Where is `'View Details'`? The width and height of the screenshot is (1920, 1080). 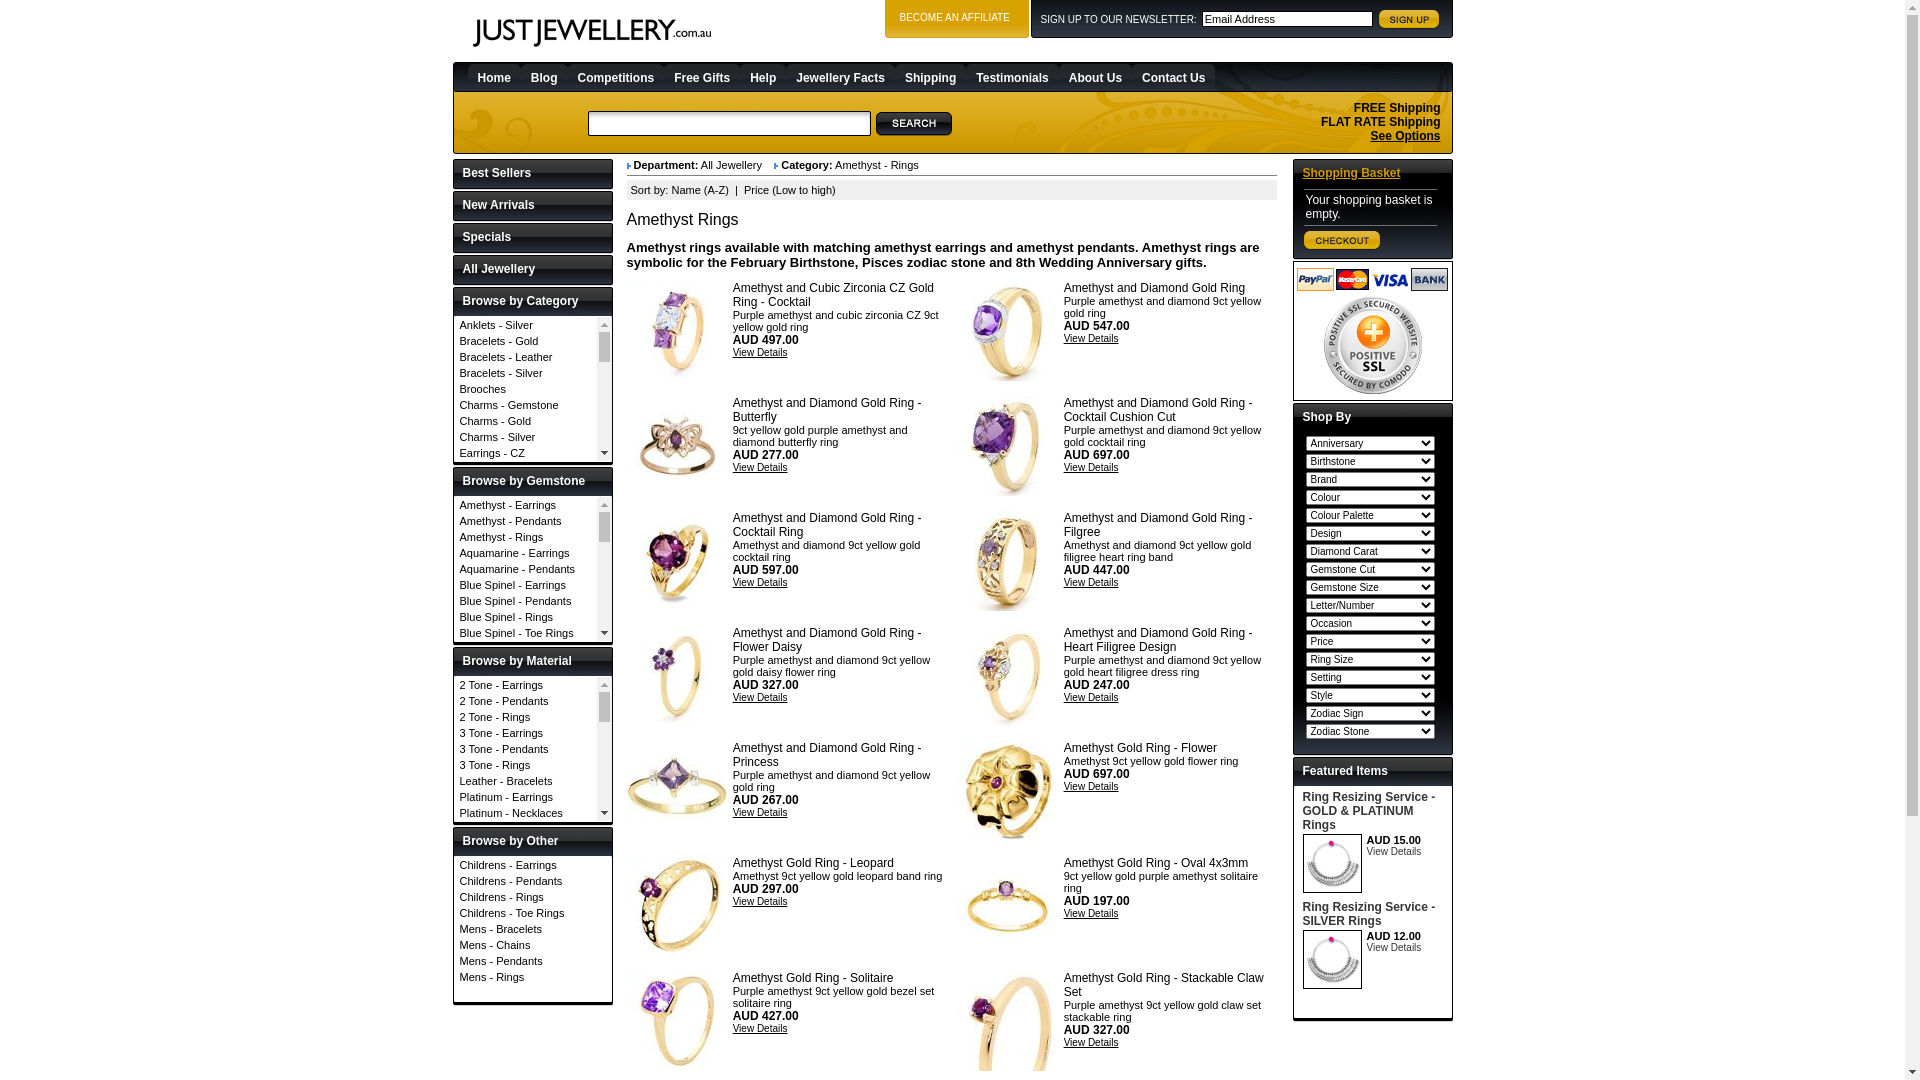
'View Details' is located at coordinates (759, 351).